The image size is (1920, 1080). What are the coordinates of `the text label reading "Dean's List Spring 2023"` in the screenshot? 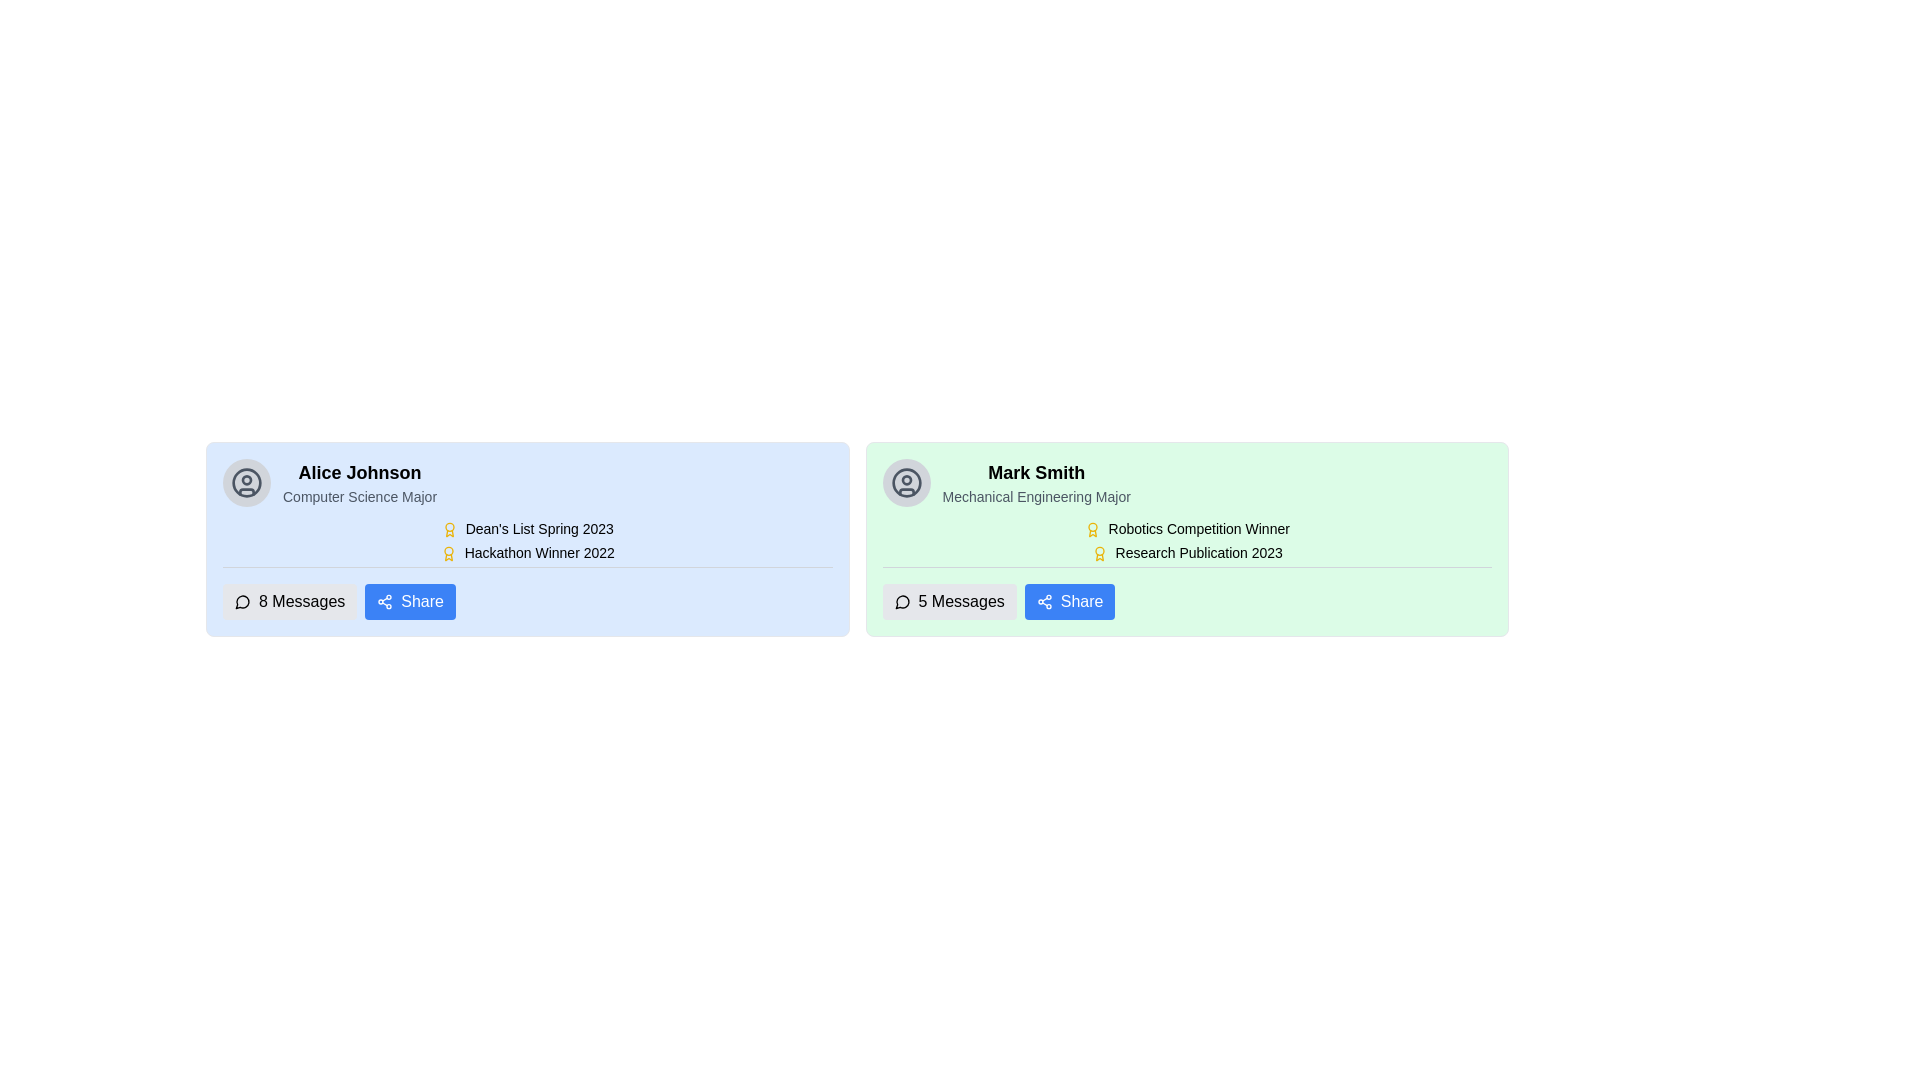 It's located at (527, 527).